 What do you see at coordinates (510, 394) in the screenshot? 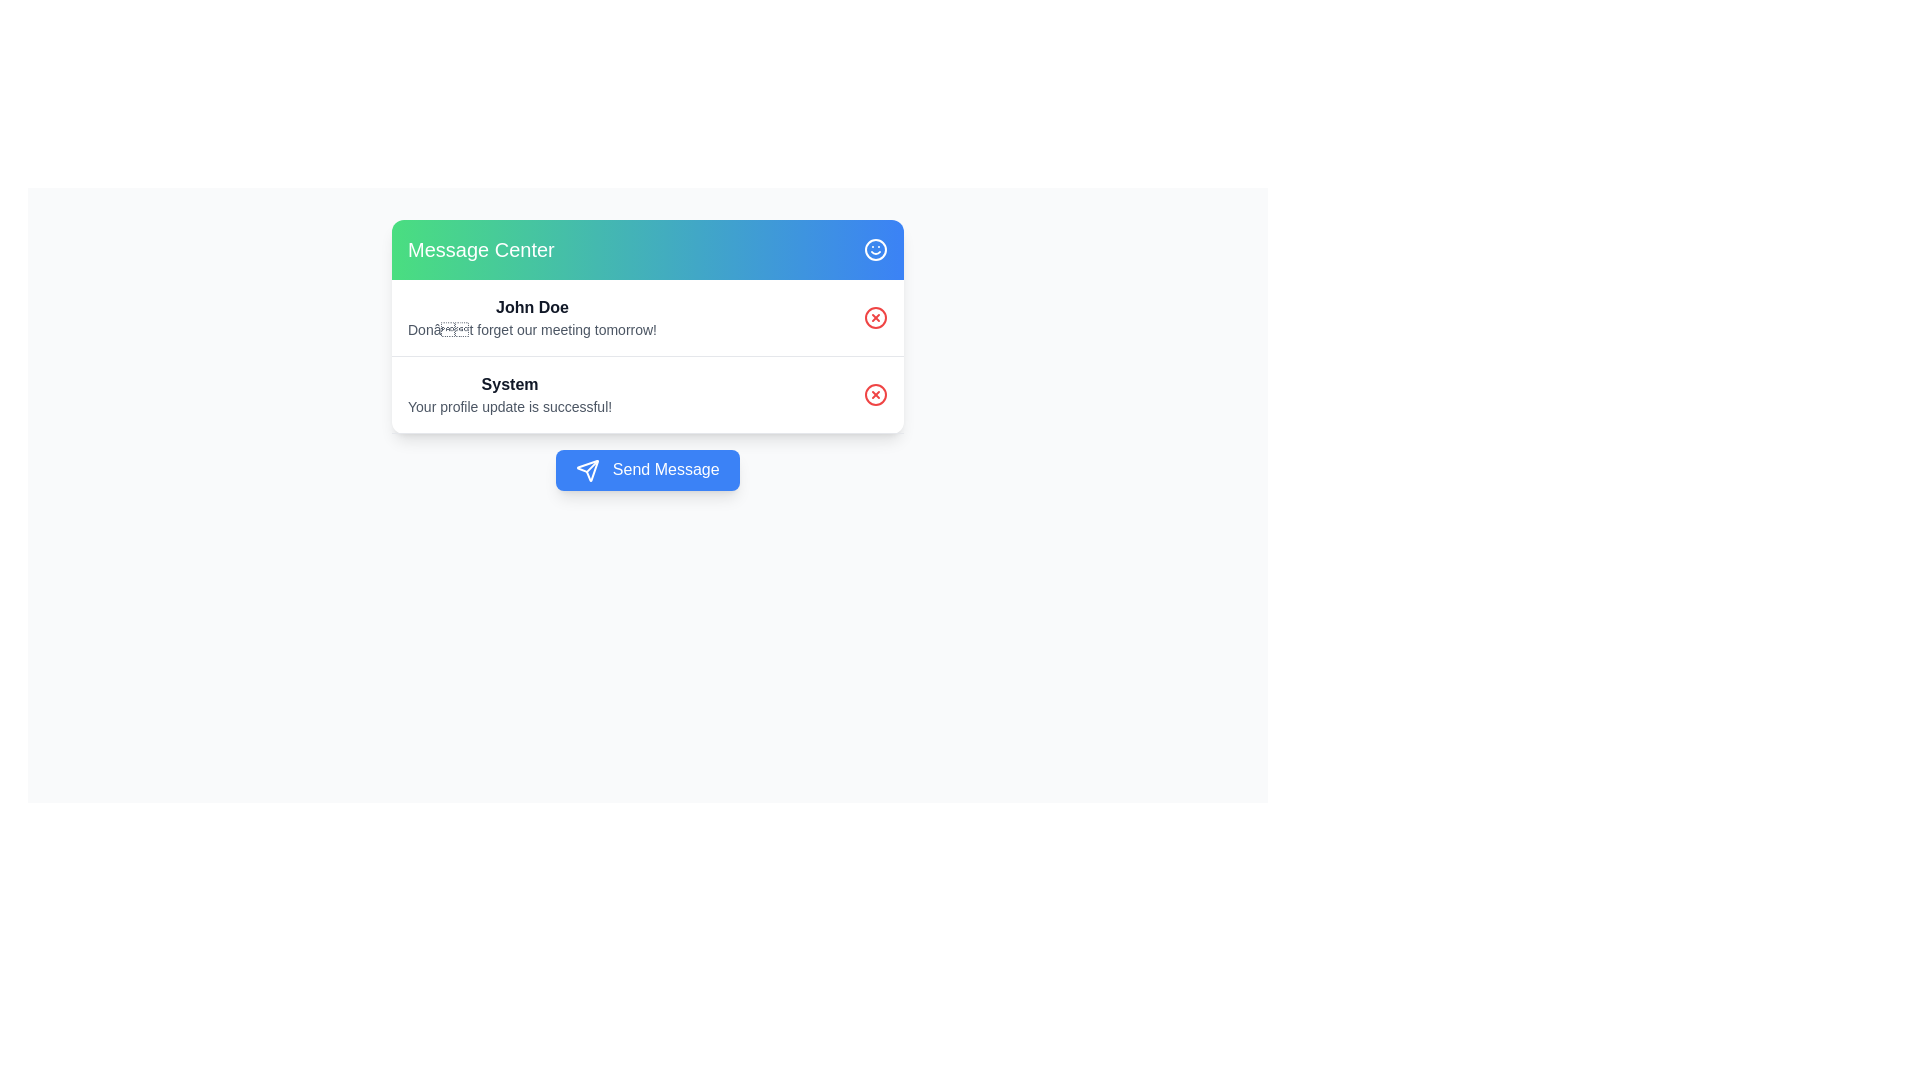
I see `text content of the notification message located in the second notification block under 'Message Center', below 'John Doe' and above the 'Send Message' button` at bounding box center [510, 394].